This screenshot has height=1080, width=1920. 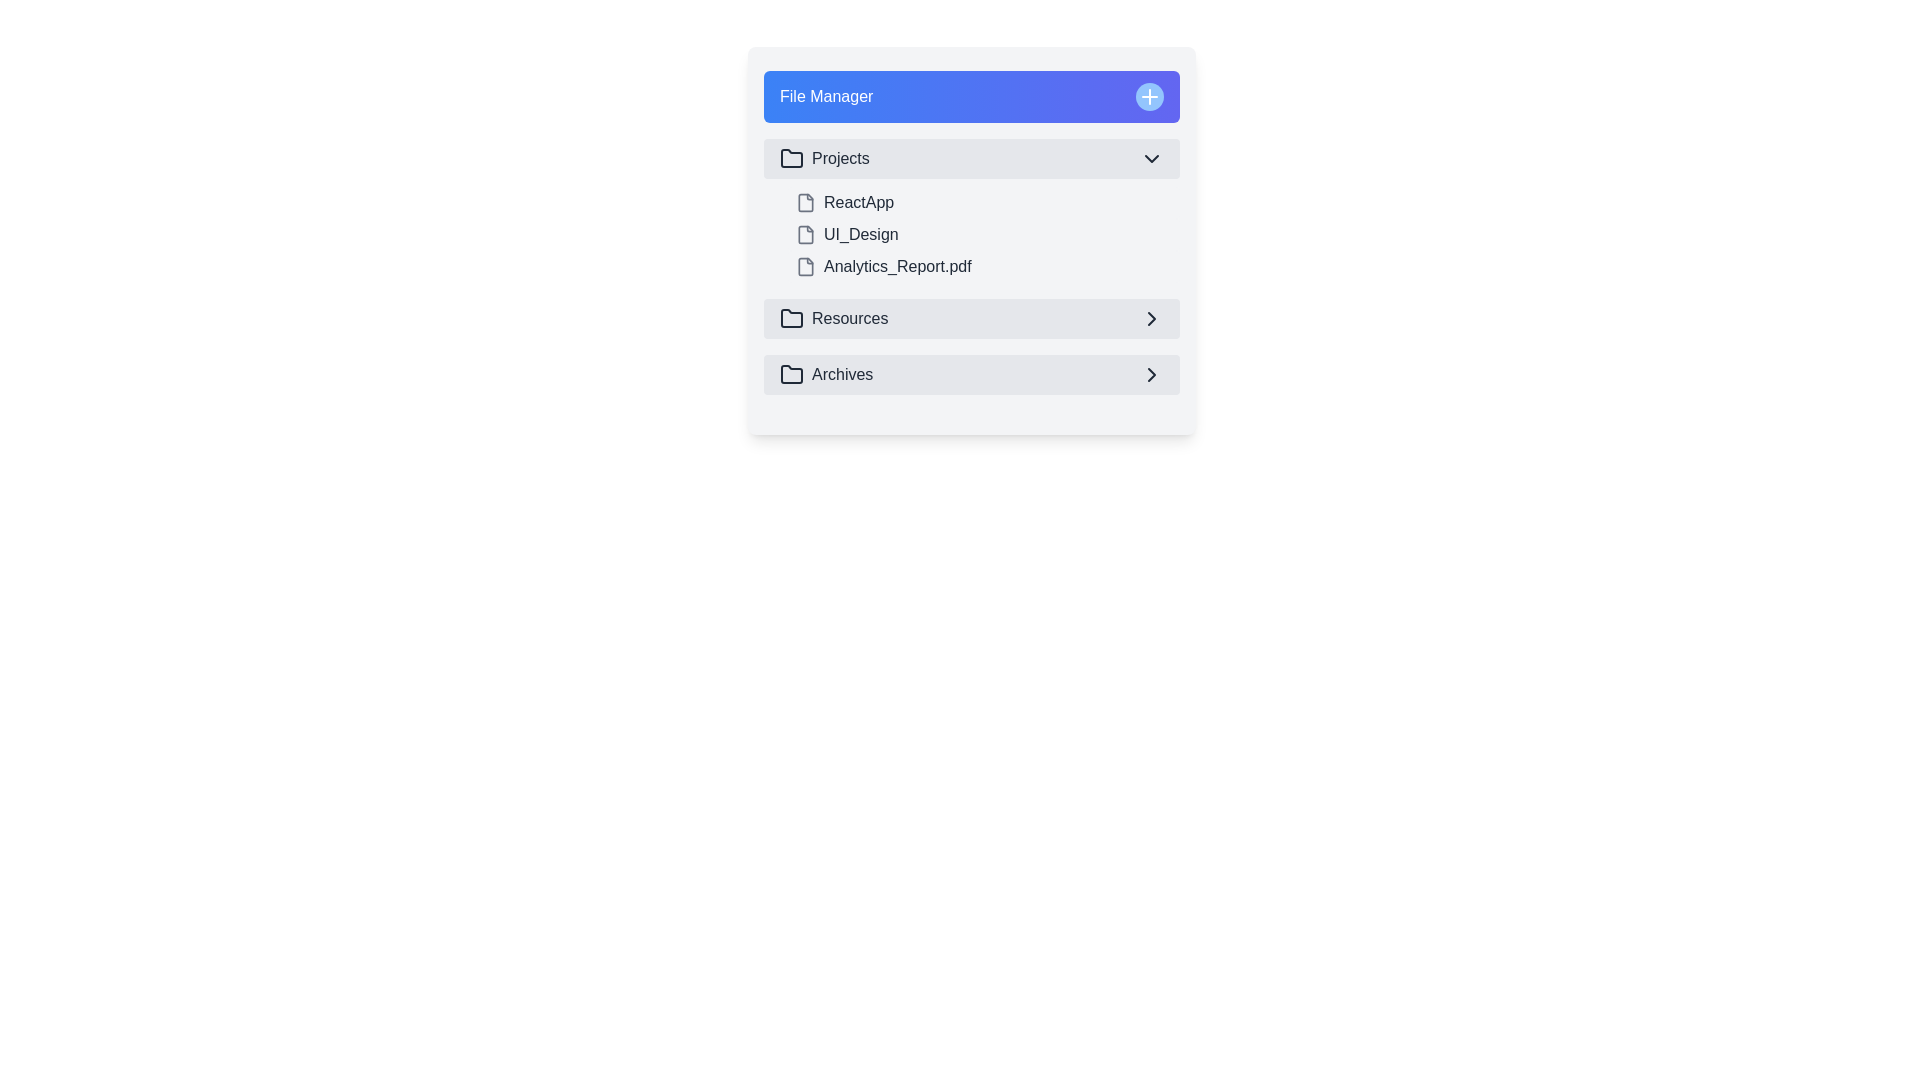 What do you see at coordinates (791, 374) in the screenshot?
I see `the folder icon associated with 'Archives' in the file manager interface, located at the bottom section next to the label 'Archives'` at bounding box center [791, 374].